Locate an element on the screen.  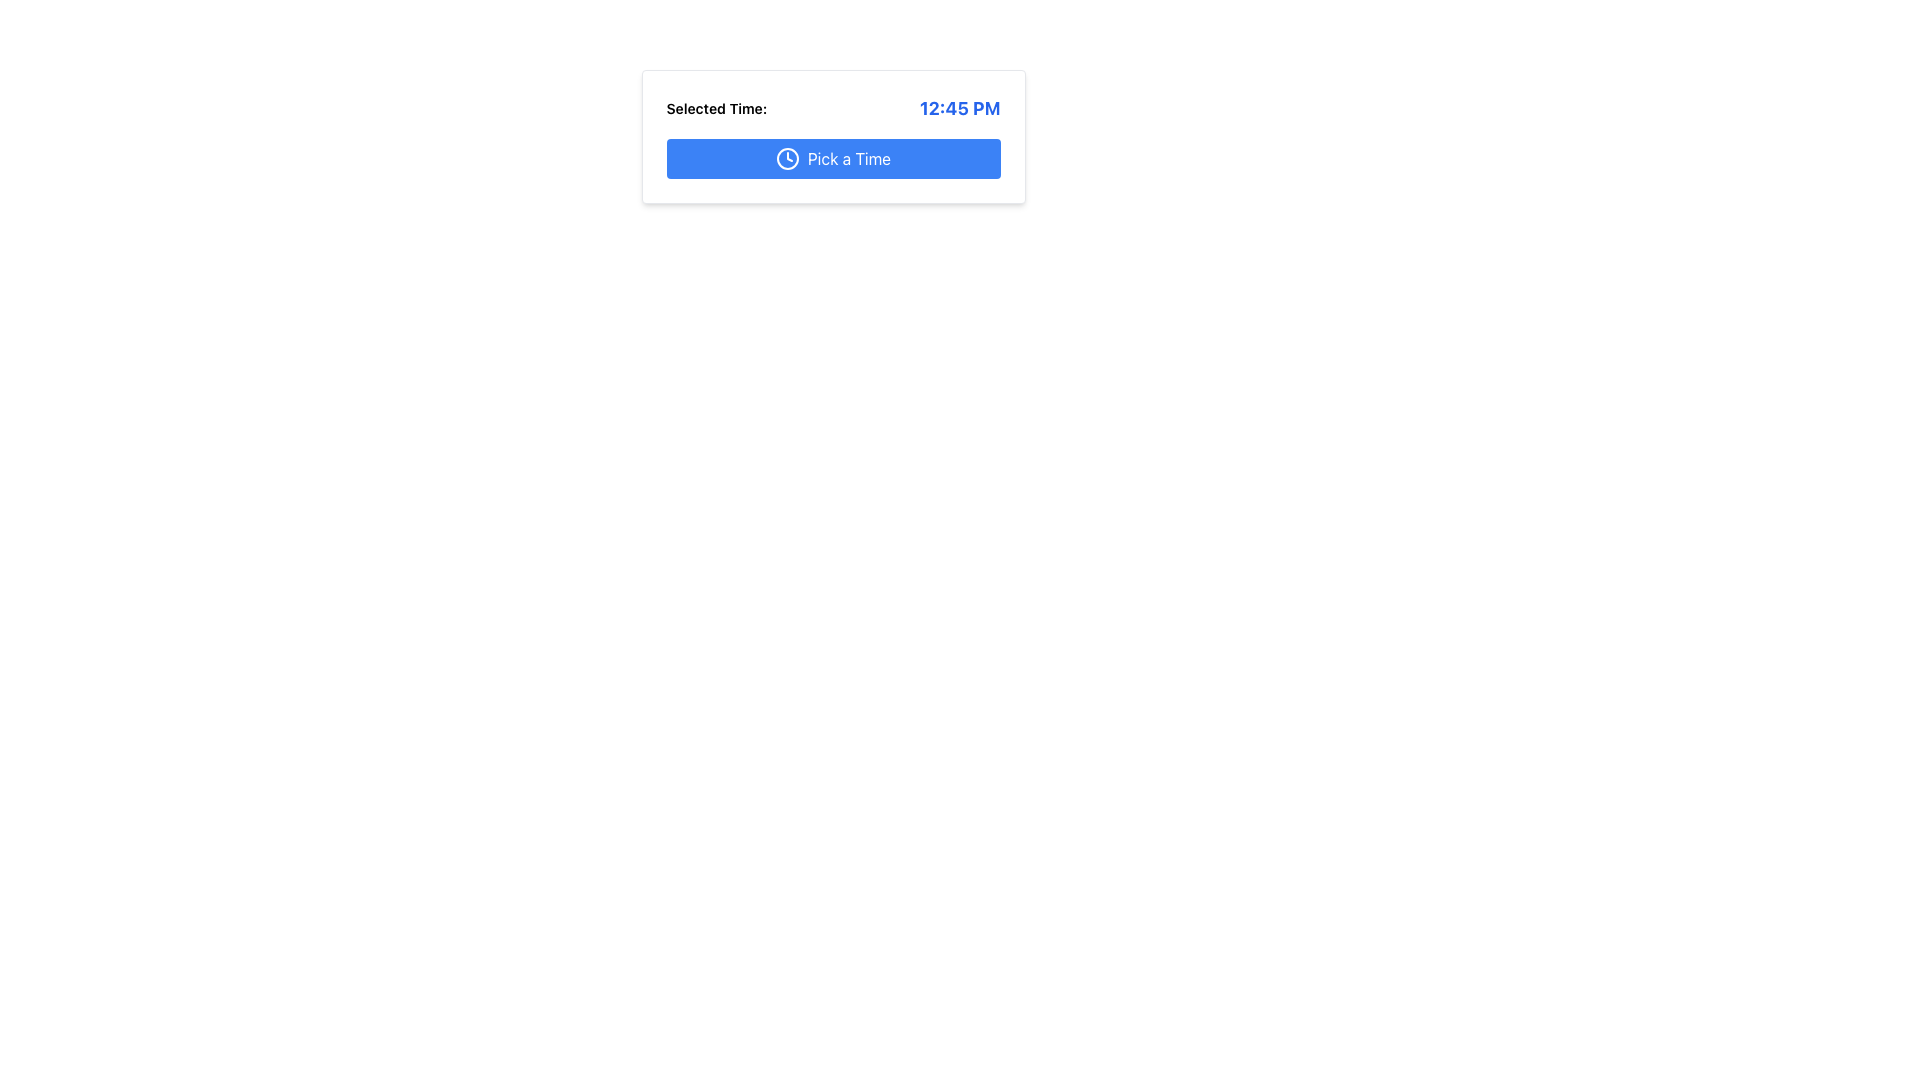
the interactive button located below the 'Selected Time: 12:45 PM' text is located at coordinates (833, 157).